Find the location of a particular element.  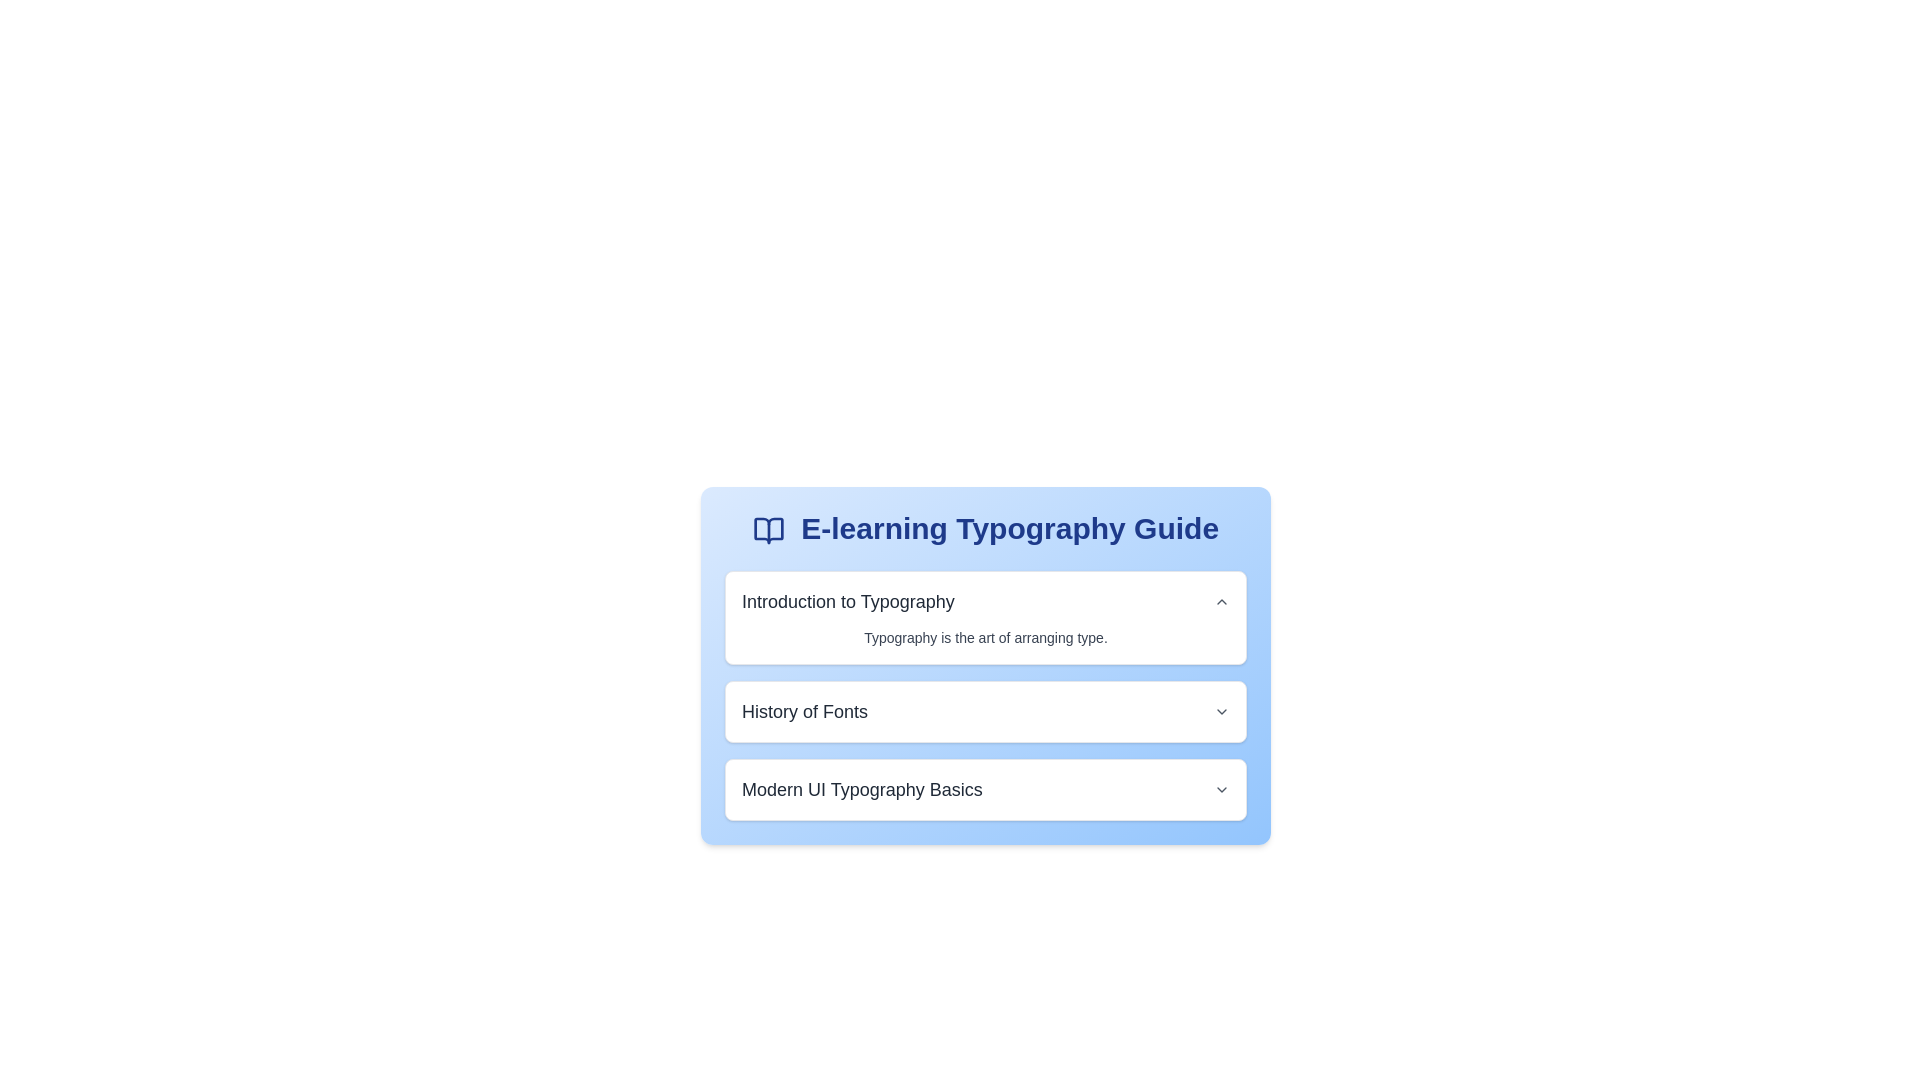

the upward-pointing chevron button located at the upper-right corner of the 'Introduction to Typography' section in the 'E-learning Typography Guide' panel is located at coordinates (1221, 600).